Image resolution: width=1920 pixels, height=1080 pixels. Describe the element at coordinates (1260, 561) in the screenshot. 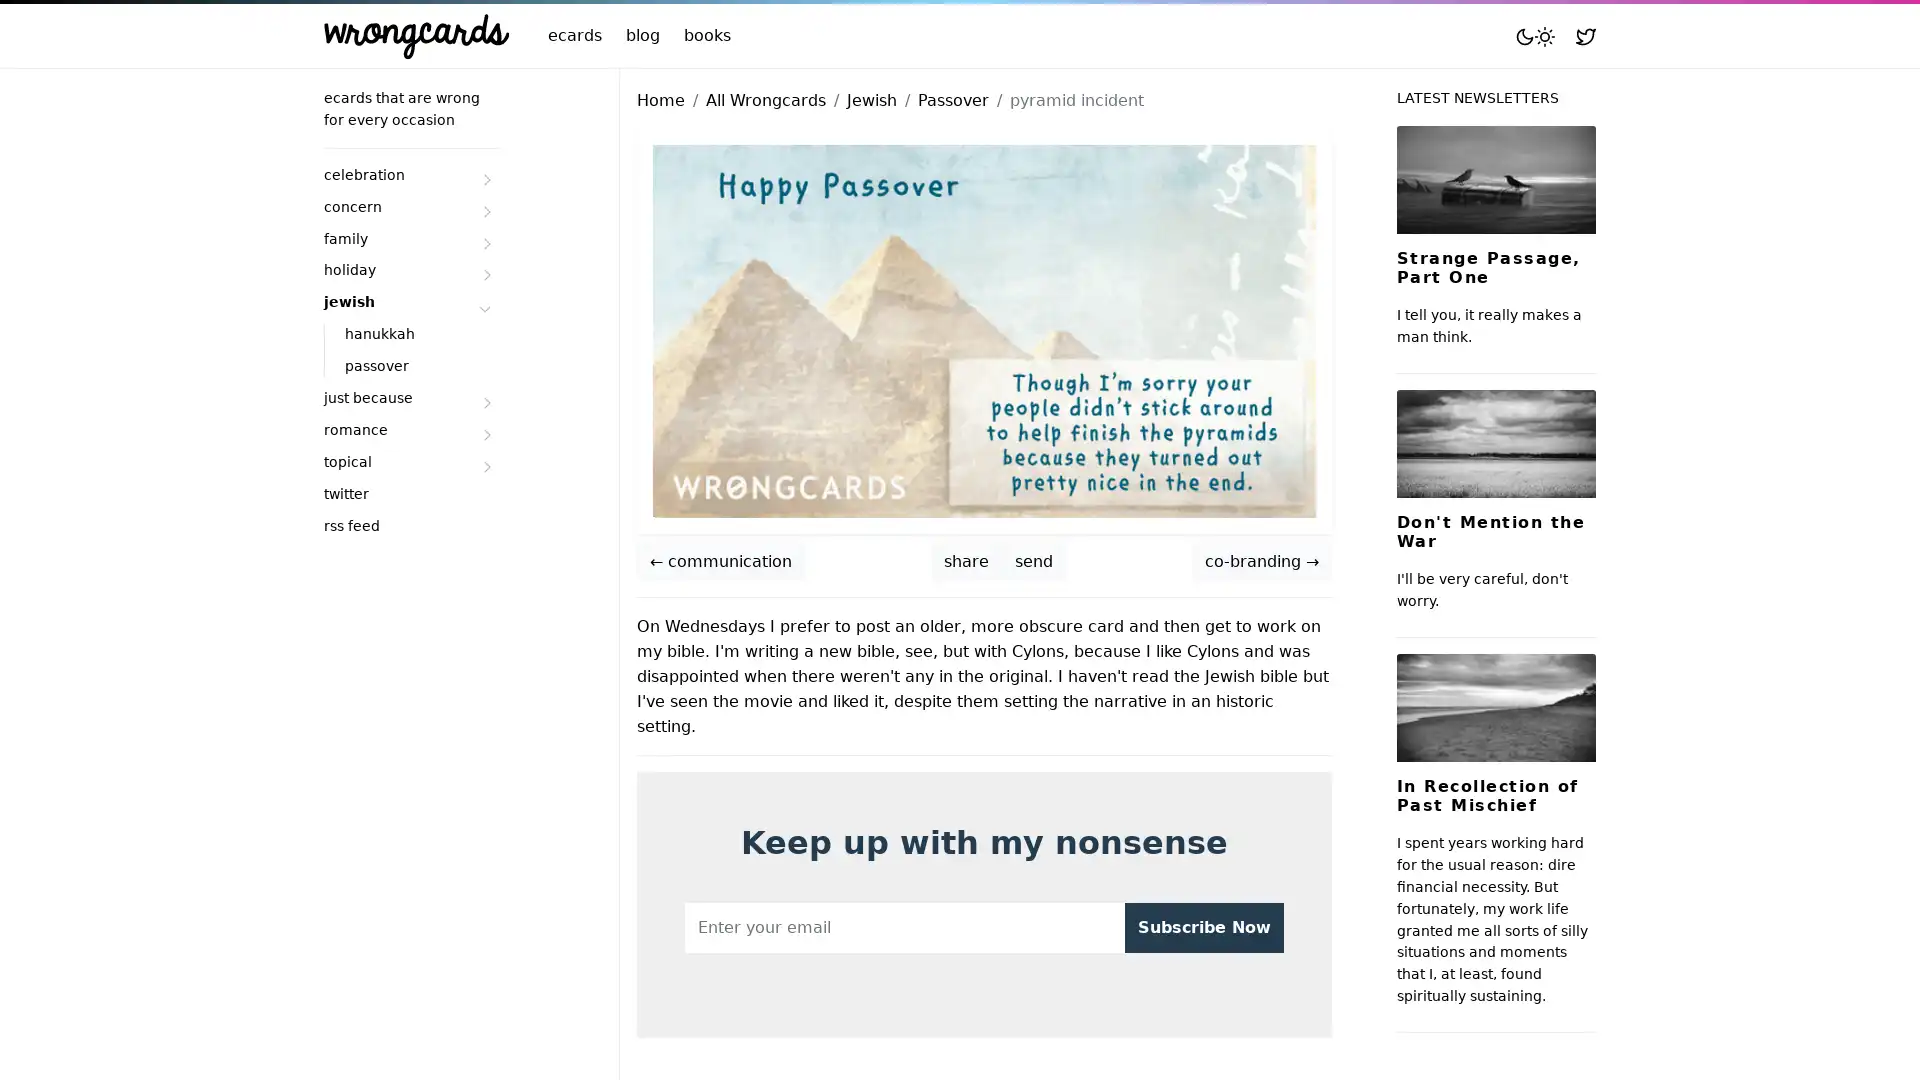

I see `co-branding` at that location.